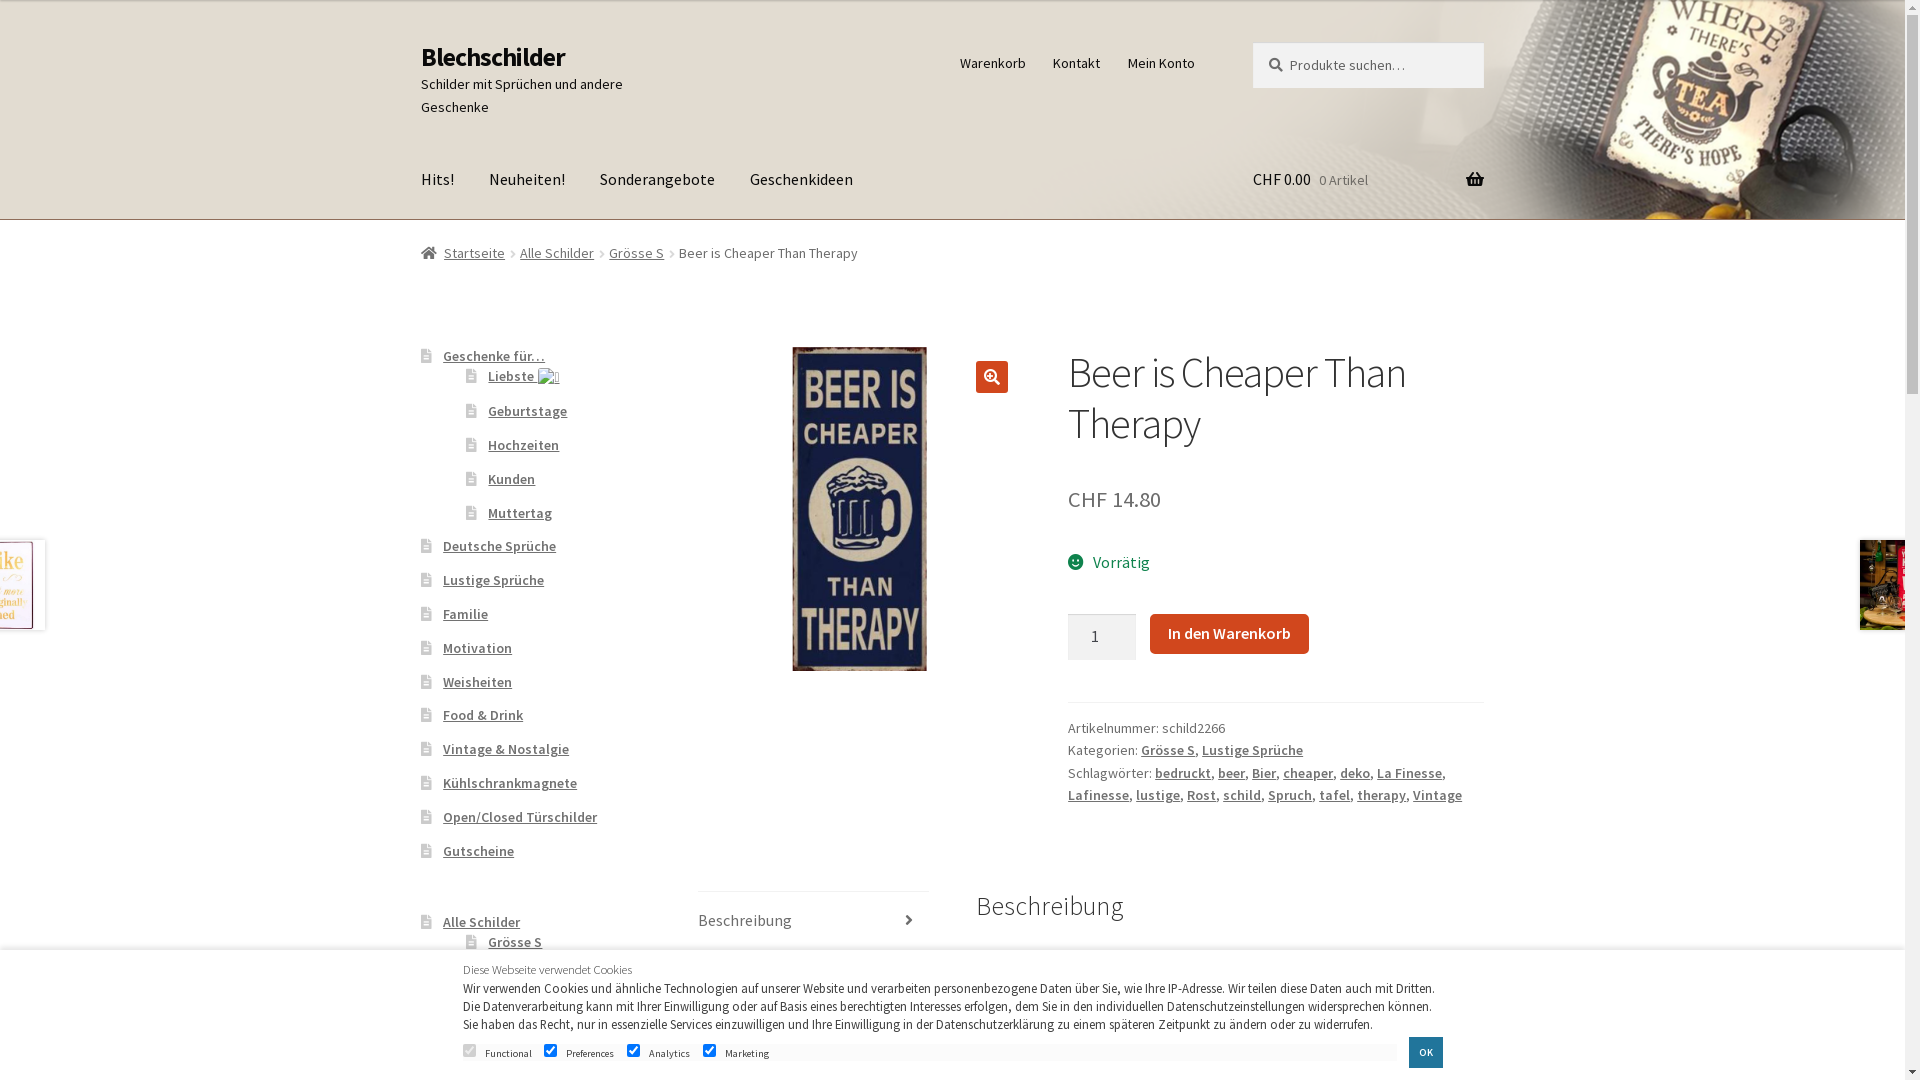  What do you see at coordinates (1200, 793) in the screenshot?
I see `'Rost'` at bounding box center [1200, 793].